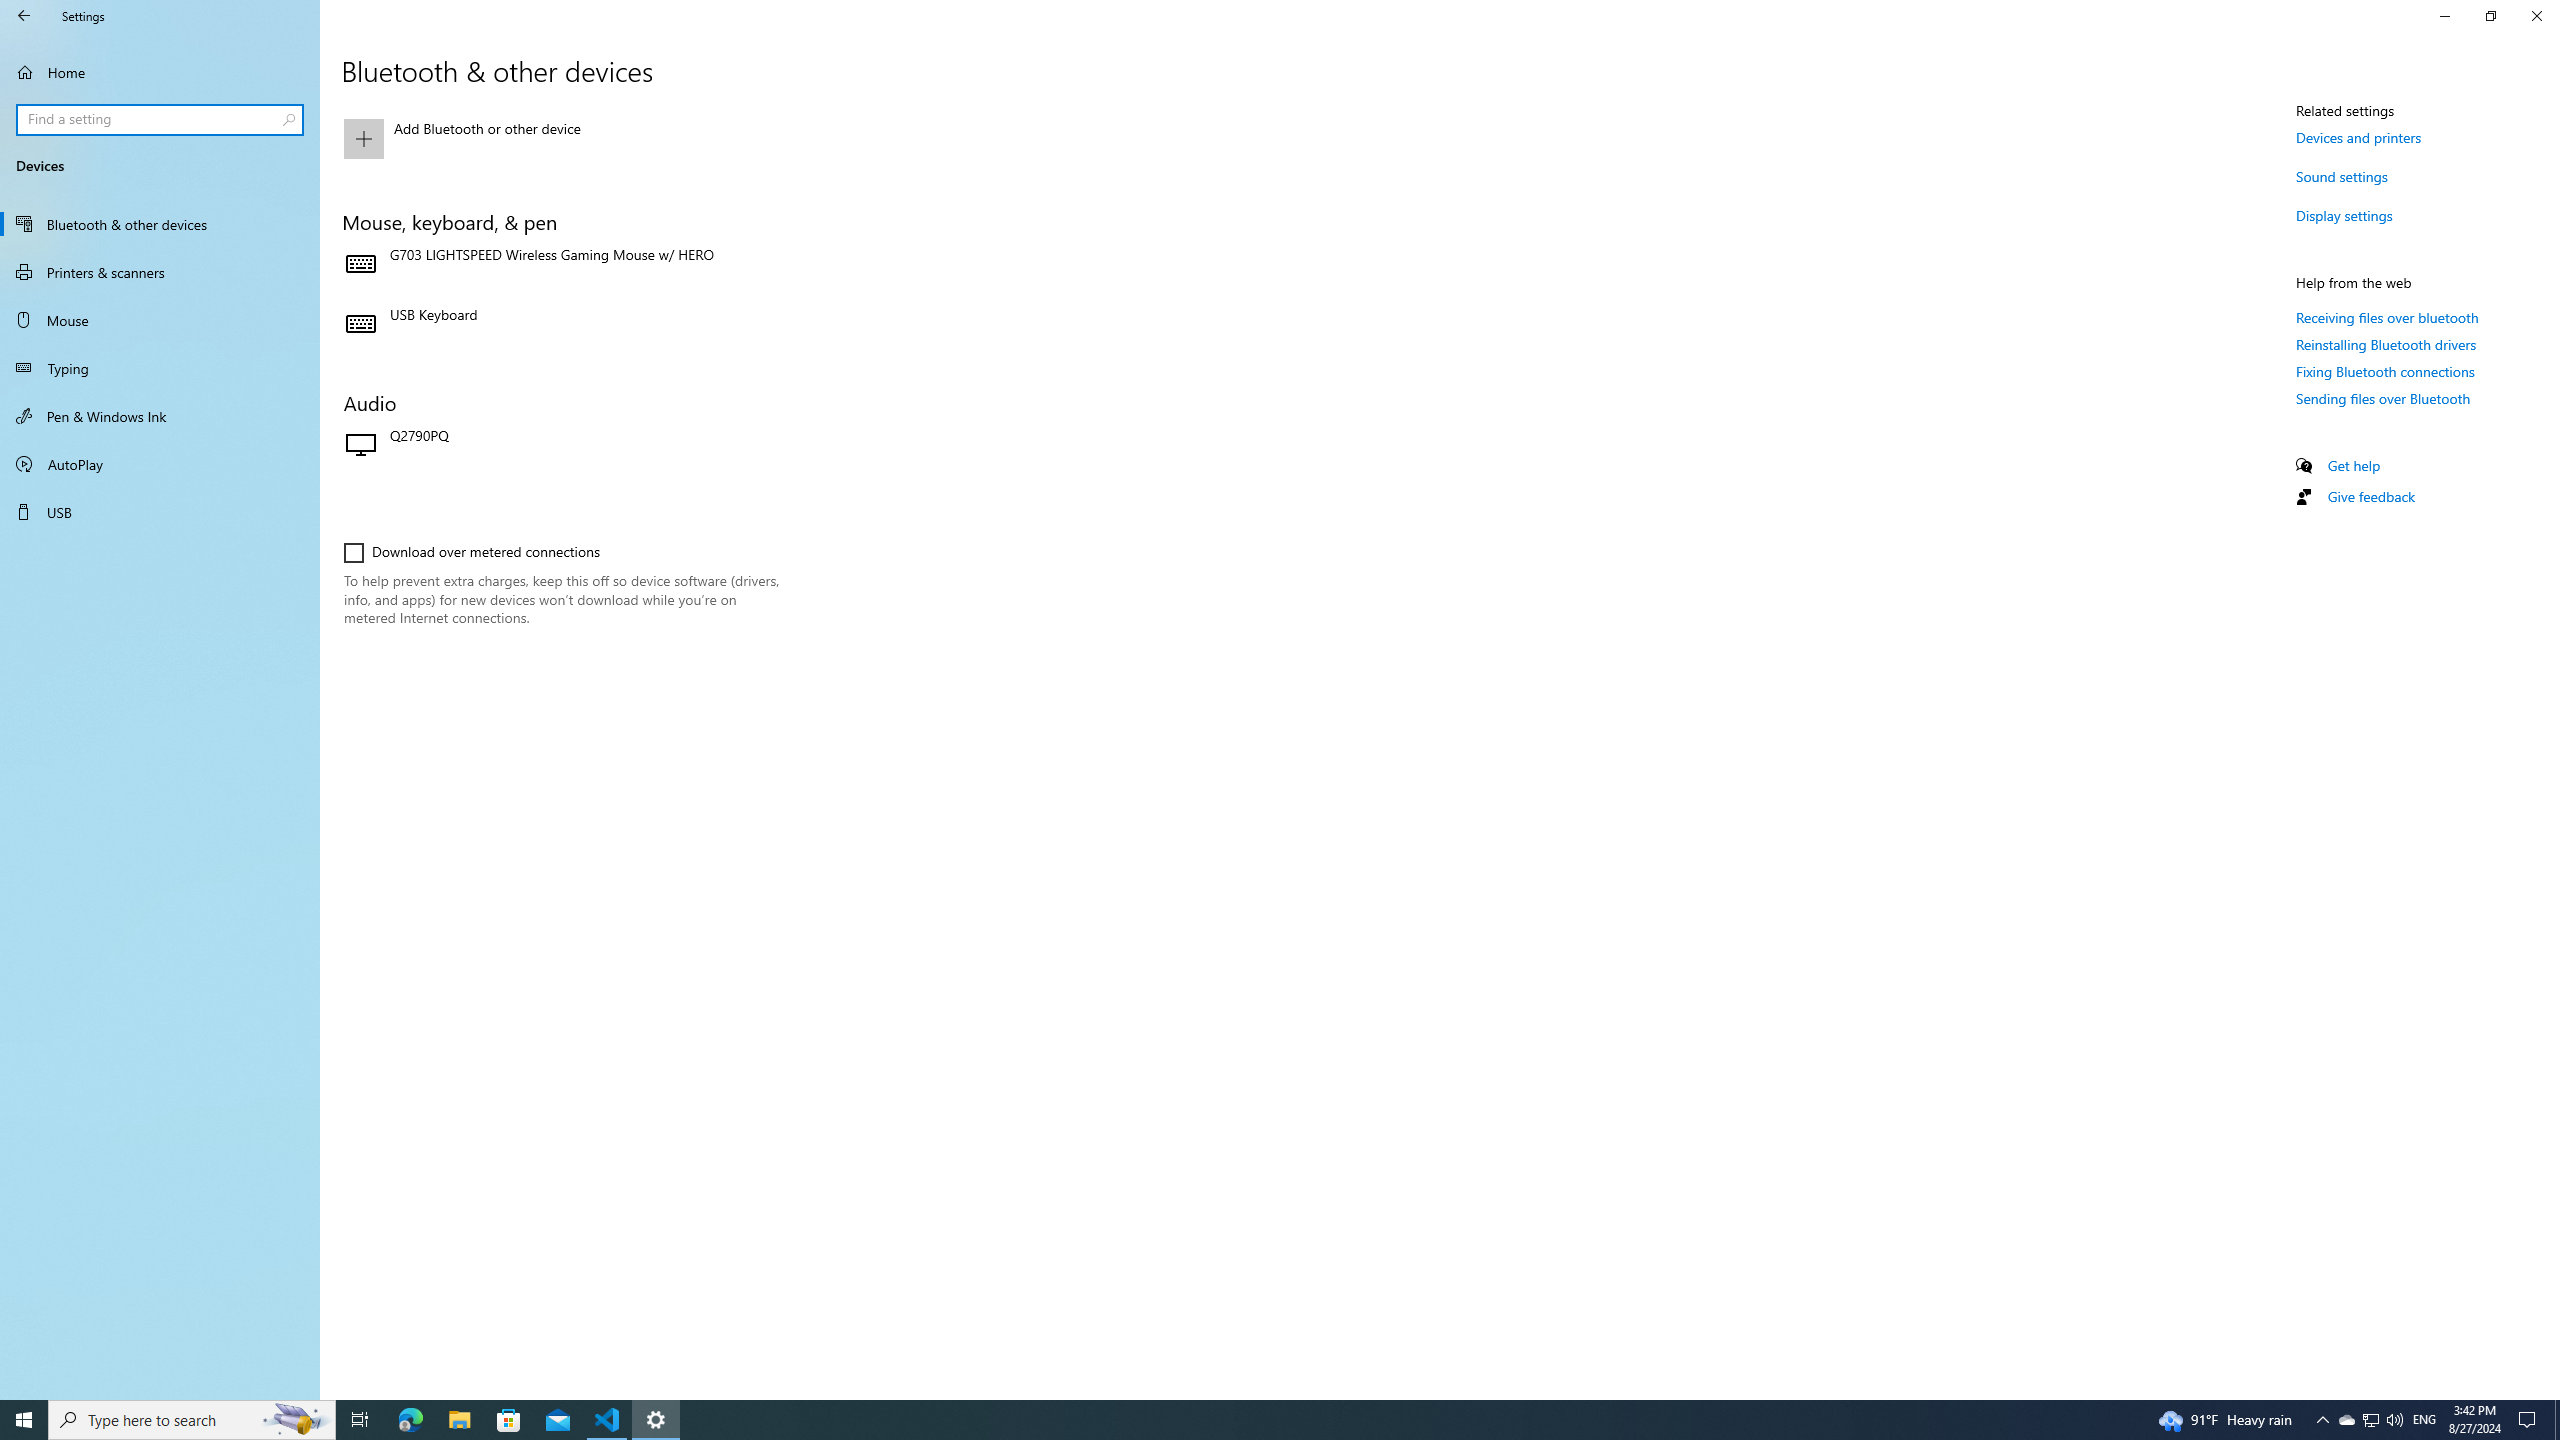 This screenshot has height=1440, width=2560. Describe the element at coordinates (560, 264) in the screenshot. I see `'G703 LIGHTSPEED Wireless Gaming Mouse w/ HERO Type: Keyboard'` at that location.